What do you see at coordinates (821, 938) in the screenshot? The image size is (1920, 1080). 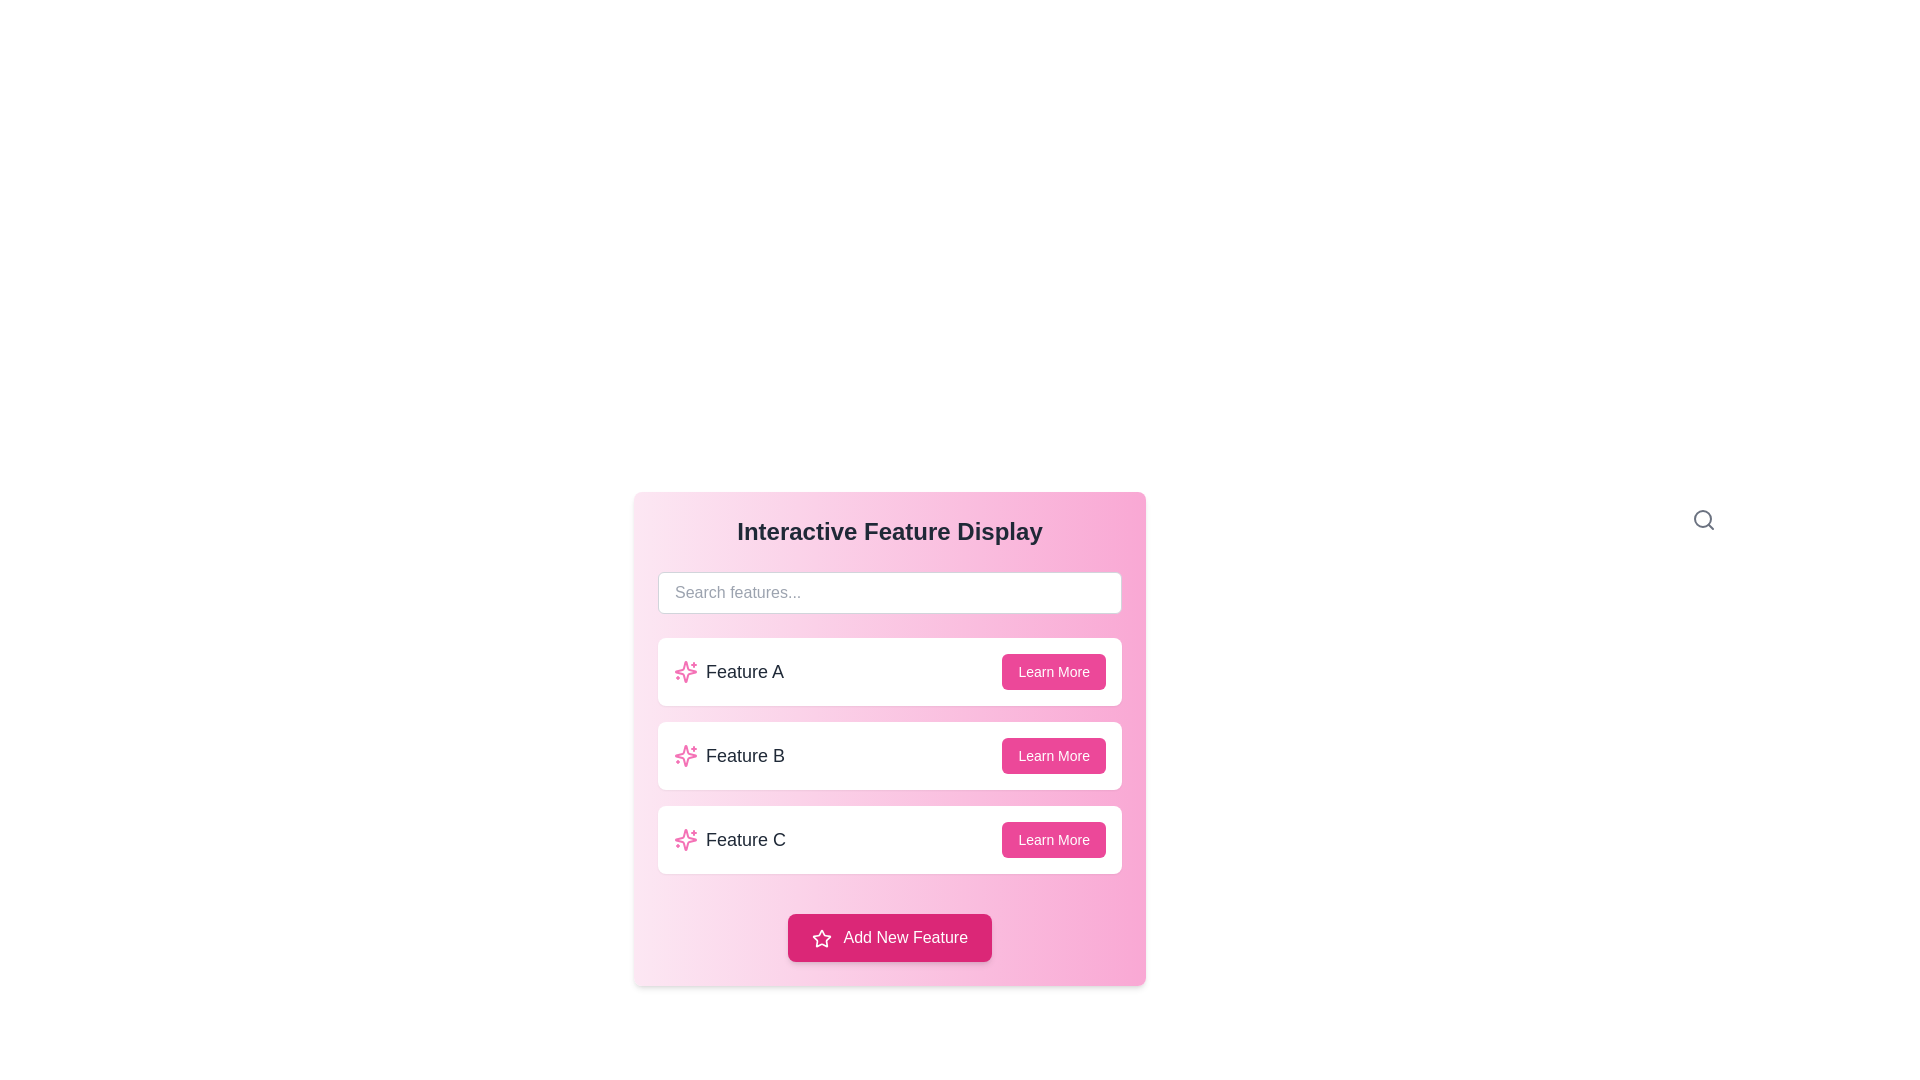 I see `the star icon located within the pink button at the bottom of the feature display section` at bounding box center [821, 938].